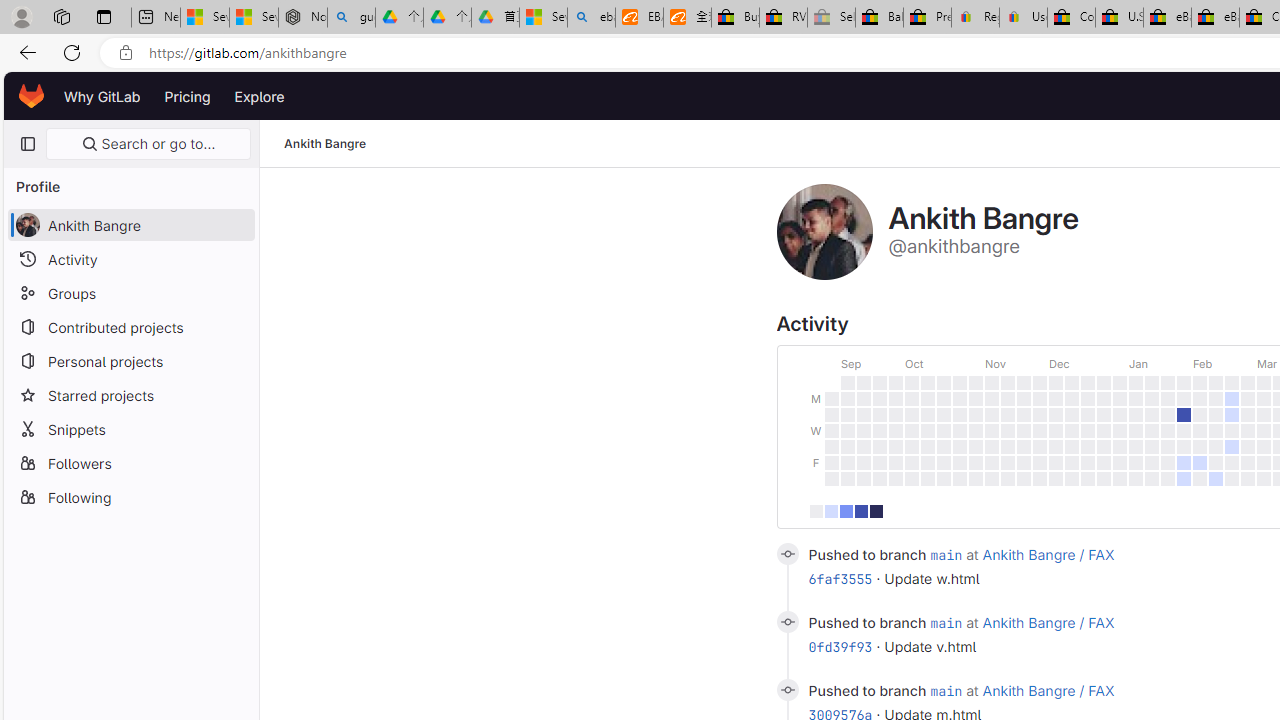  Describe the element at coordinates (786, 689) in the screenshot. I see `'Class: s14'` at that location.